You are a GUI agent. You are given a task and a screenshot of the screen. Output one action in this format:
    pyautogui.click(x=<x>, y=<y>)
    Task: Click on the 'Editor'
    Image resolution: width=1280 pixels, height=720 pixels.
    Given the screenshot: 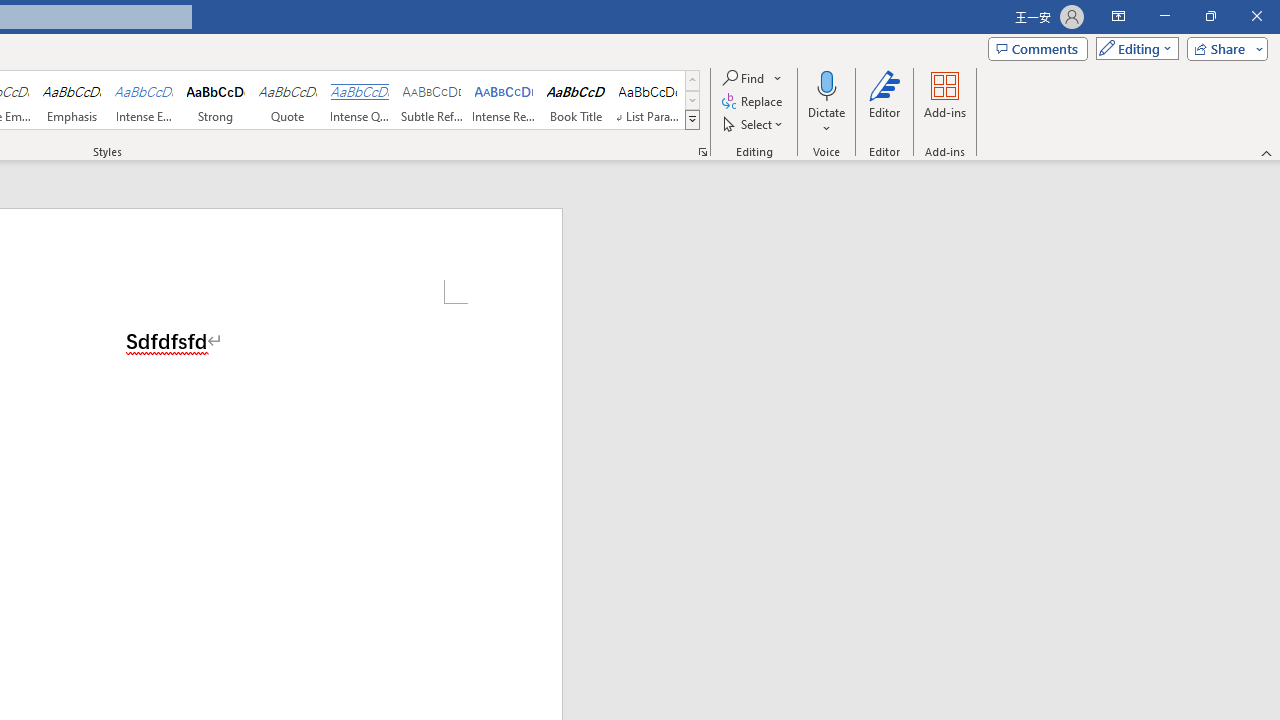 What is the action you would take?
    pyautogui.click(x=884, y=103)
    